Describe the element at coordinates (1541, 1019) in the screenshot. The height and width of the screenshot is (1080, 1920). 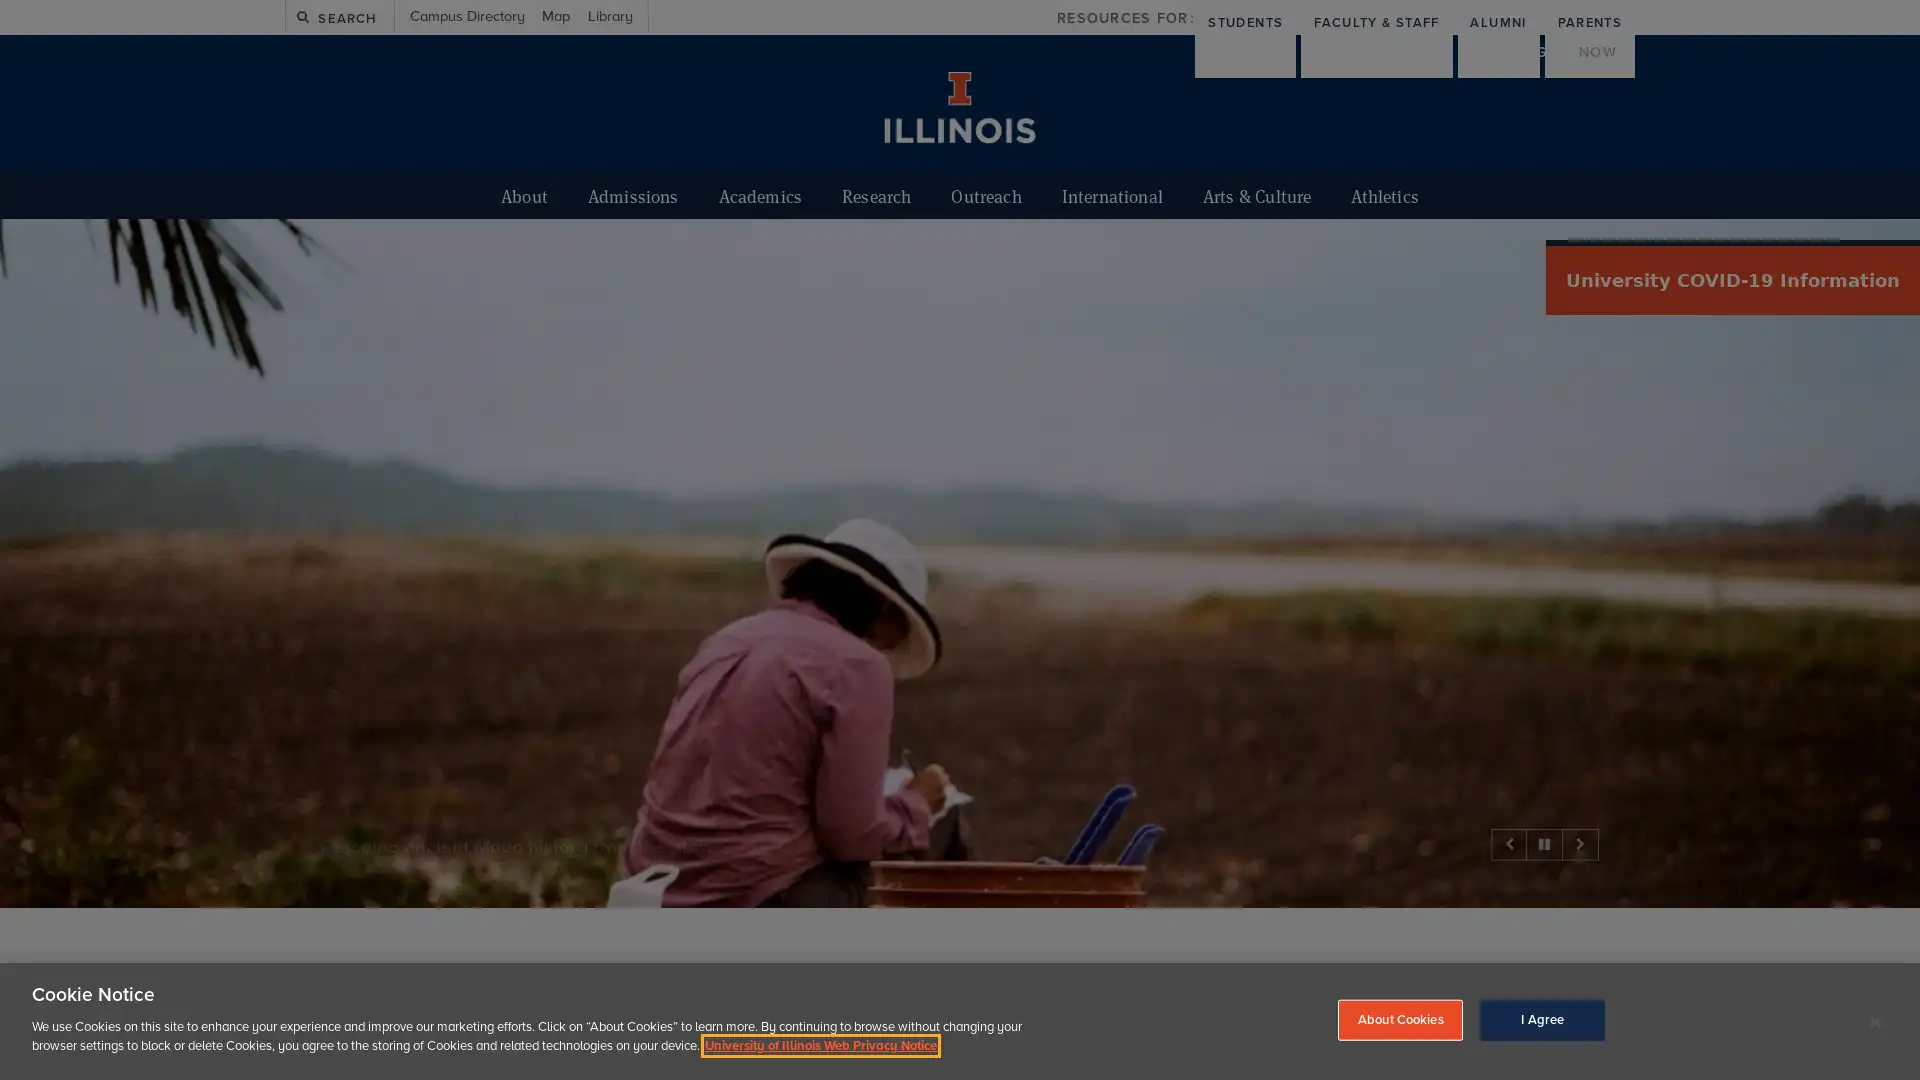
I see `I Agree` at that location.